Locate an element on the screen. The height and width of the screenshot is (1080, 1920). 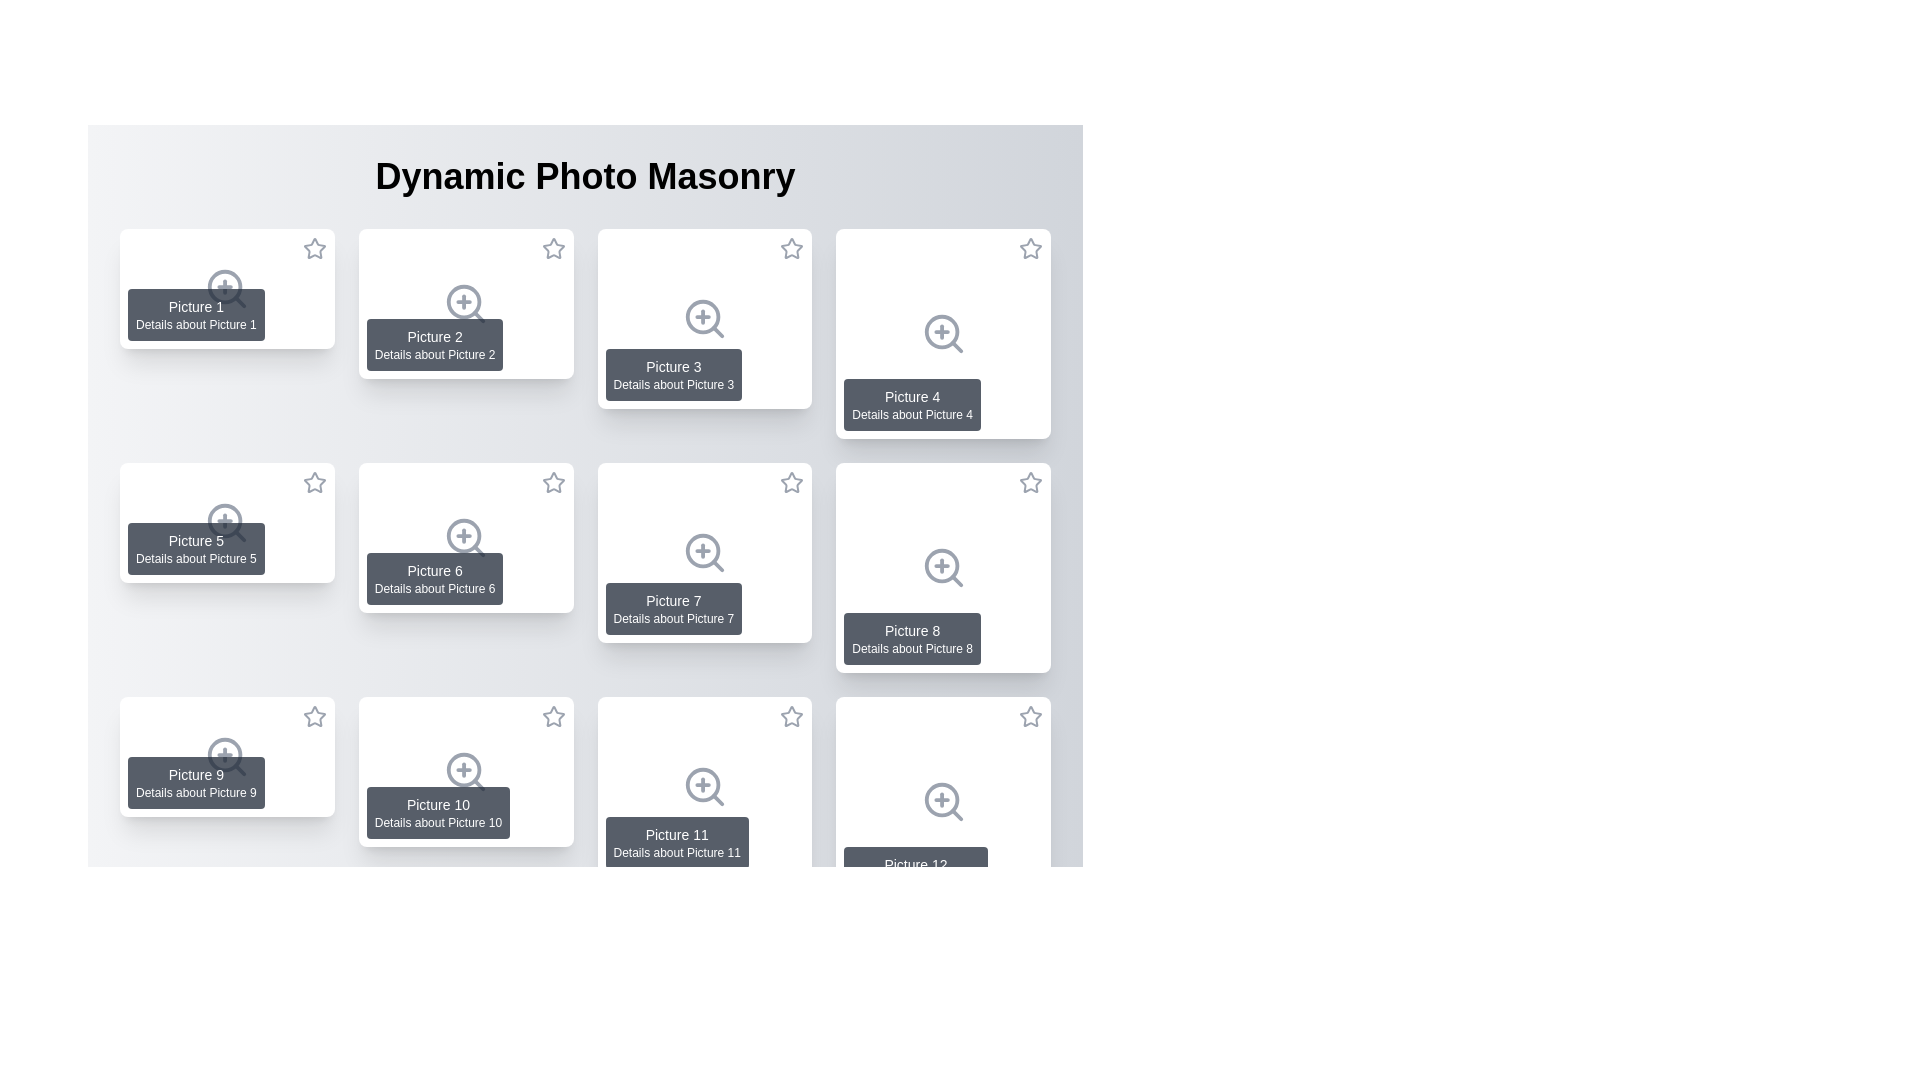
the zoom-in button located at the center of the lower left content card for 'Picture 9' is located at coordinates (227, 756).